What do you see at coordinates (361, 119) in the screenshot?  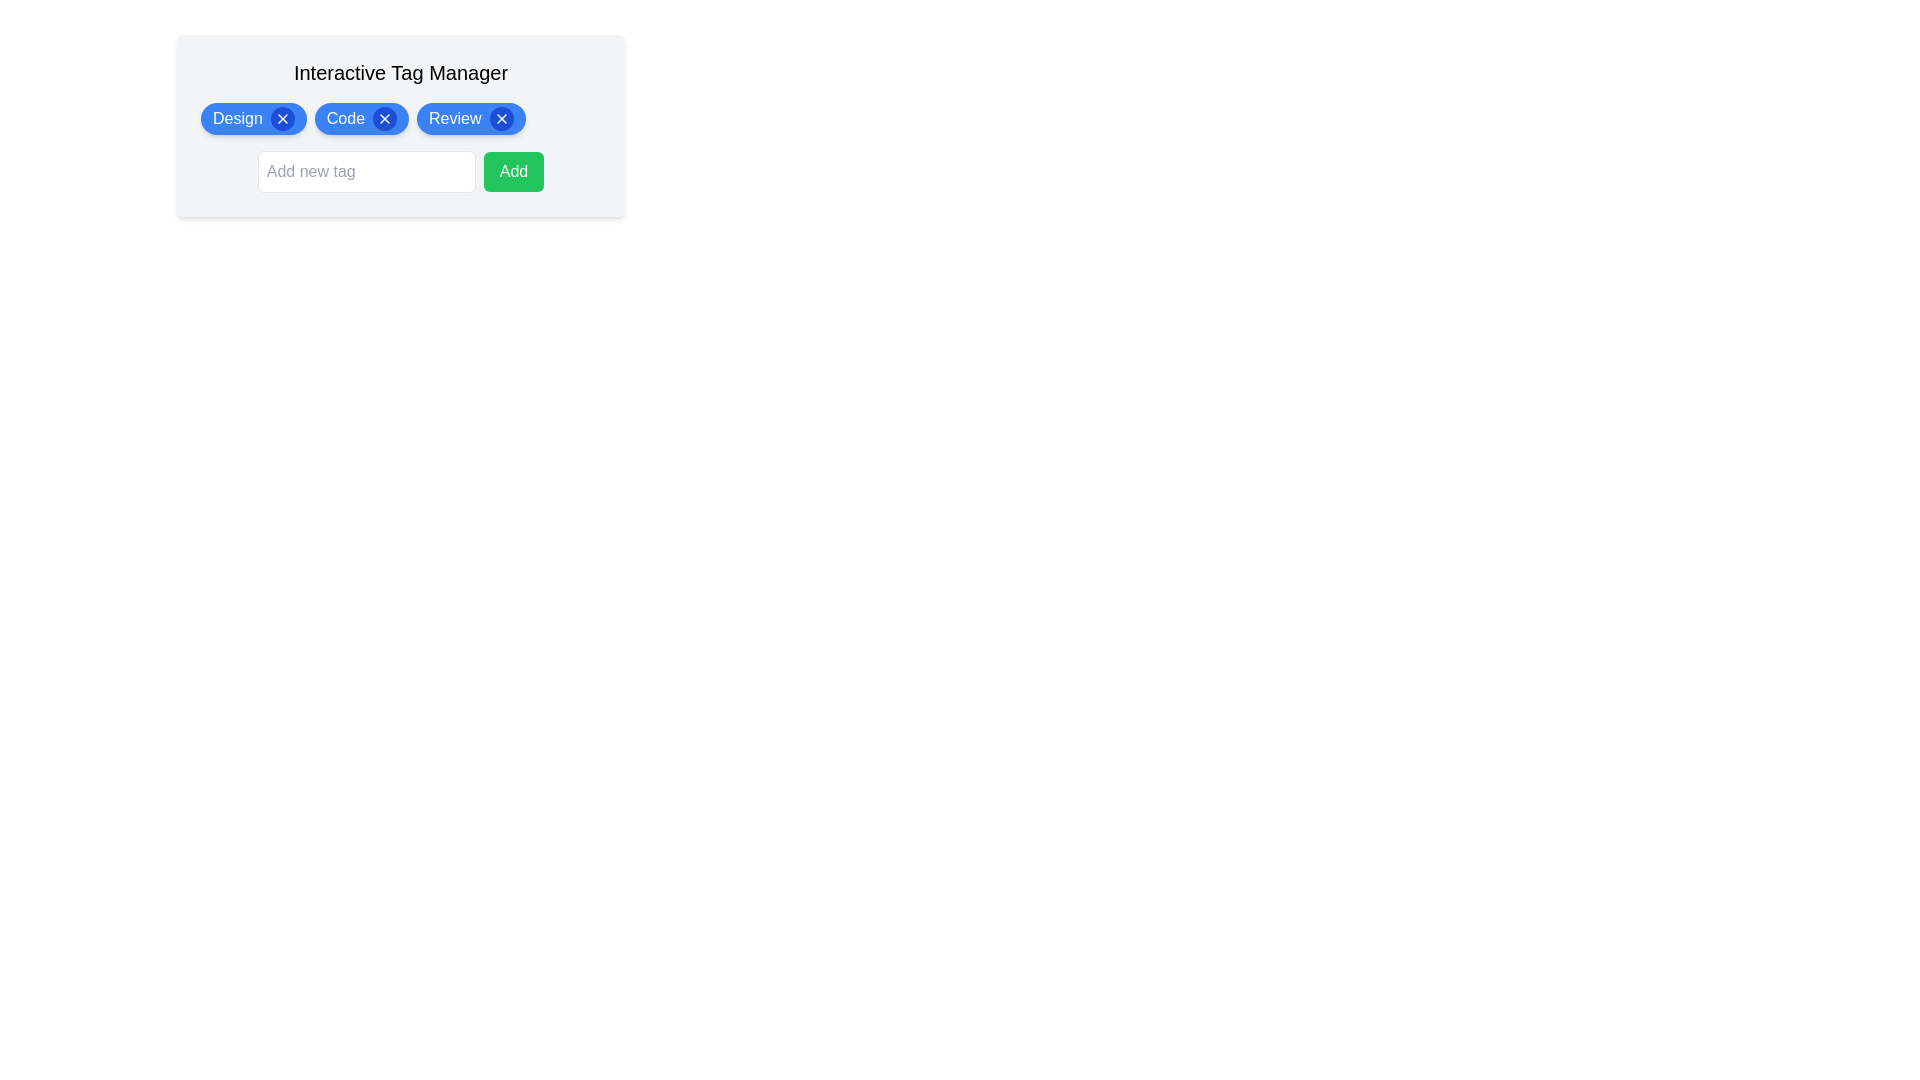 I see `the close button on the 'Code' tag` at bounding box center [361, 119].